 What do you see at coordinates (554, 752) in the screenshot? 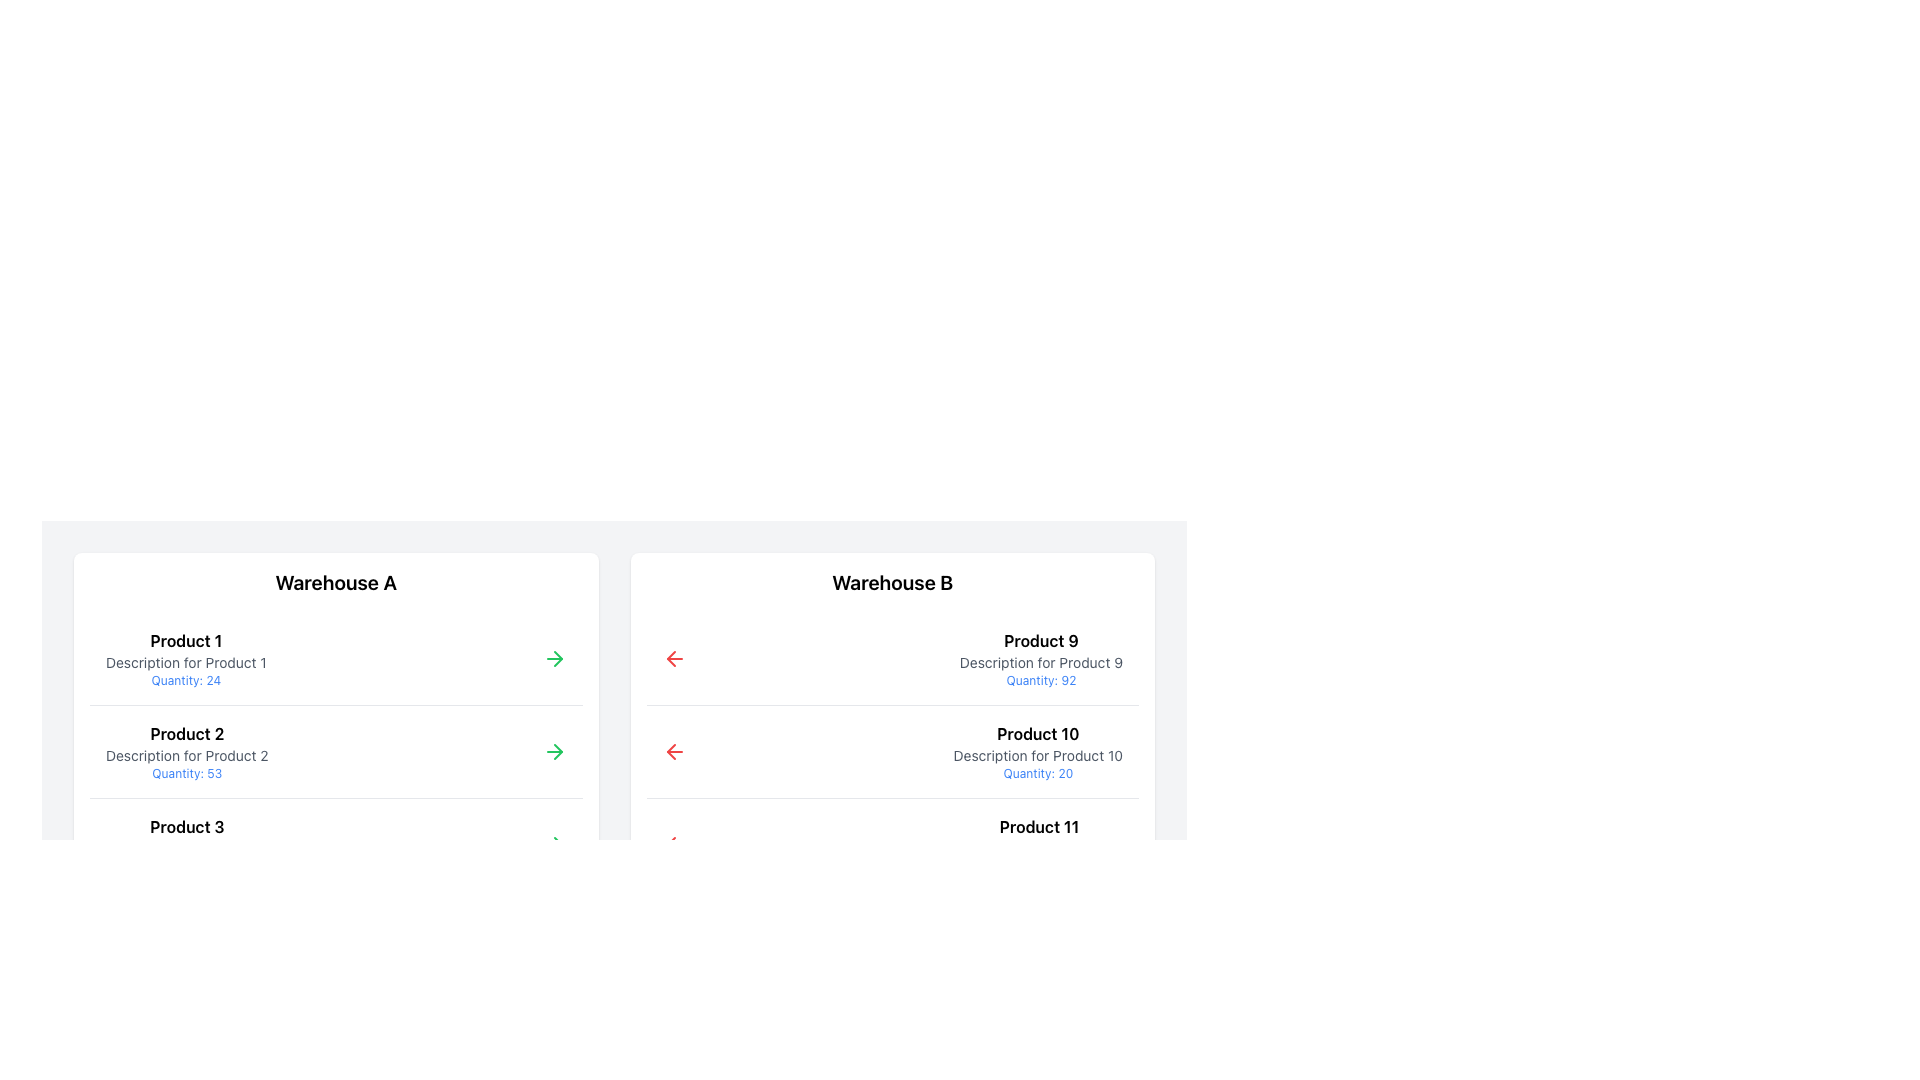
I see `the green arrow icon button pointing to the right, located in the second row of the 'Warehouse A' section, to move forward` at bounding box center [554, 752].